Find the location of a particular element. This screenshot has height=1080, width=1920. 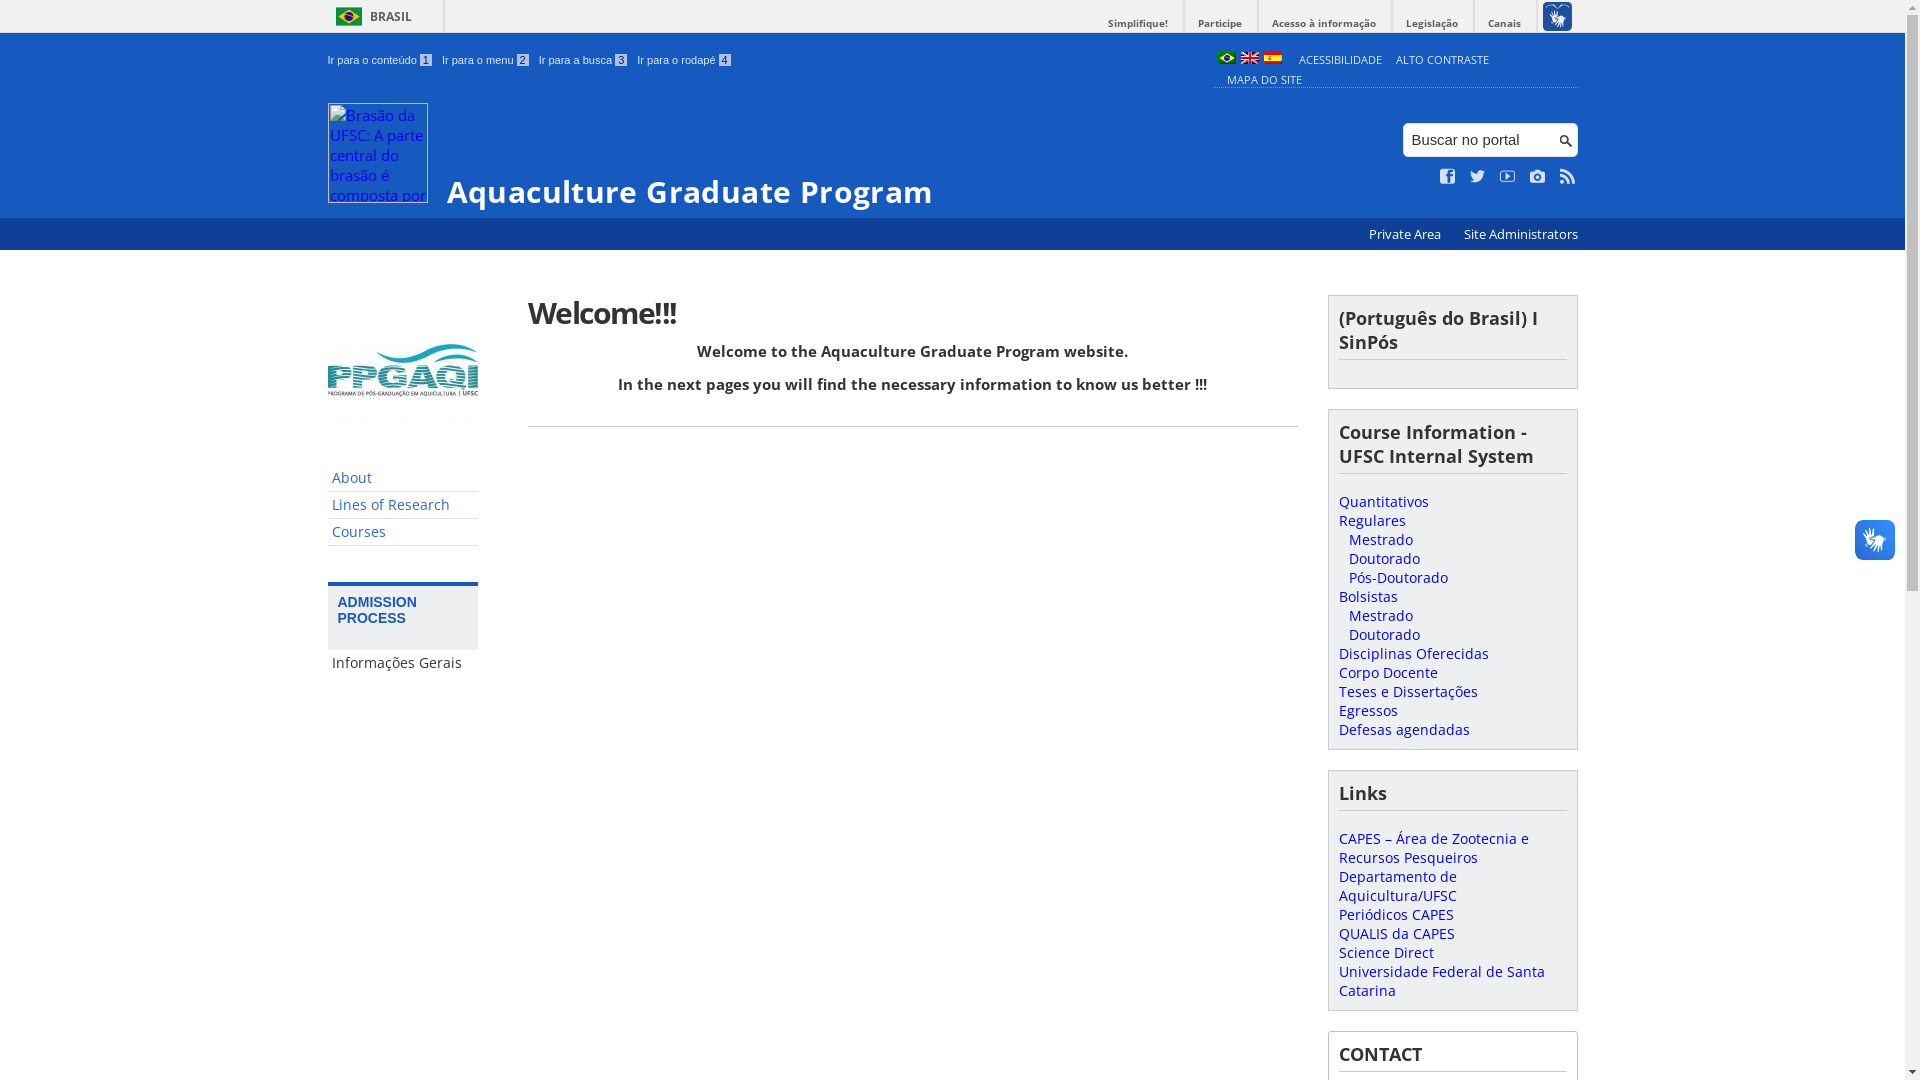

'Participe' is located at coordinates (1218, 23).